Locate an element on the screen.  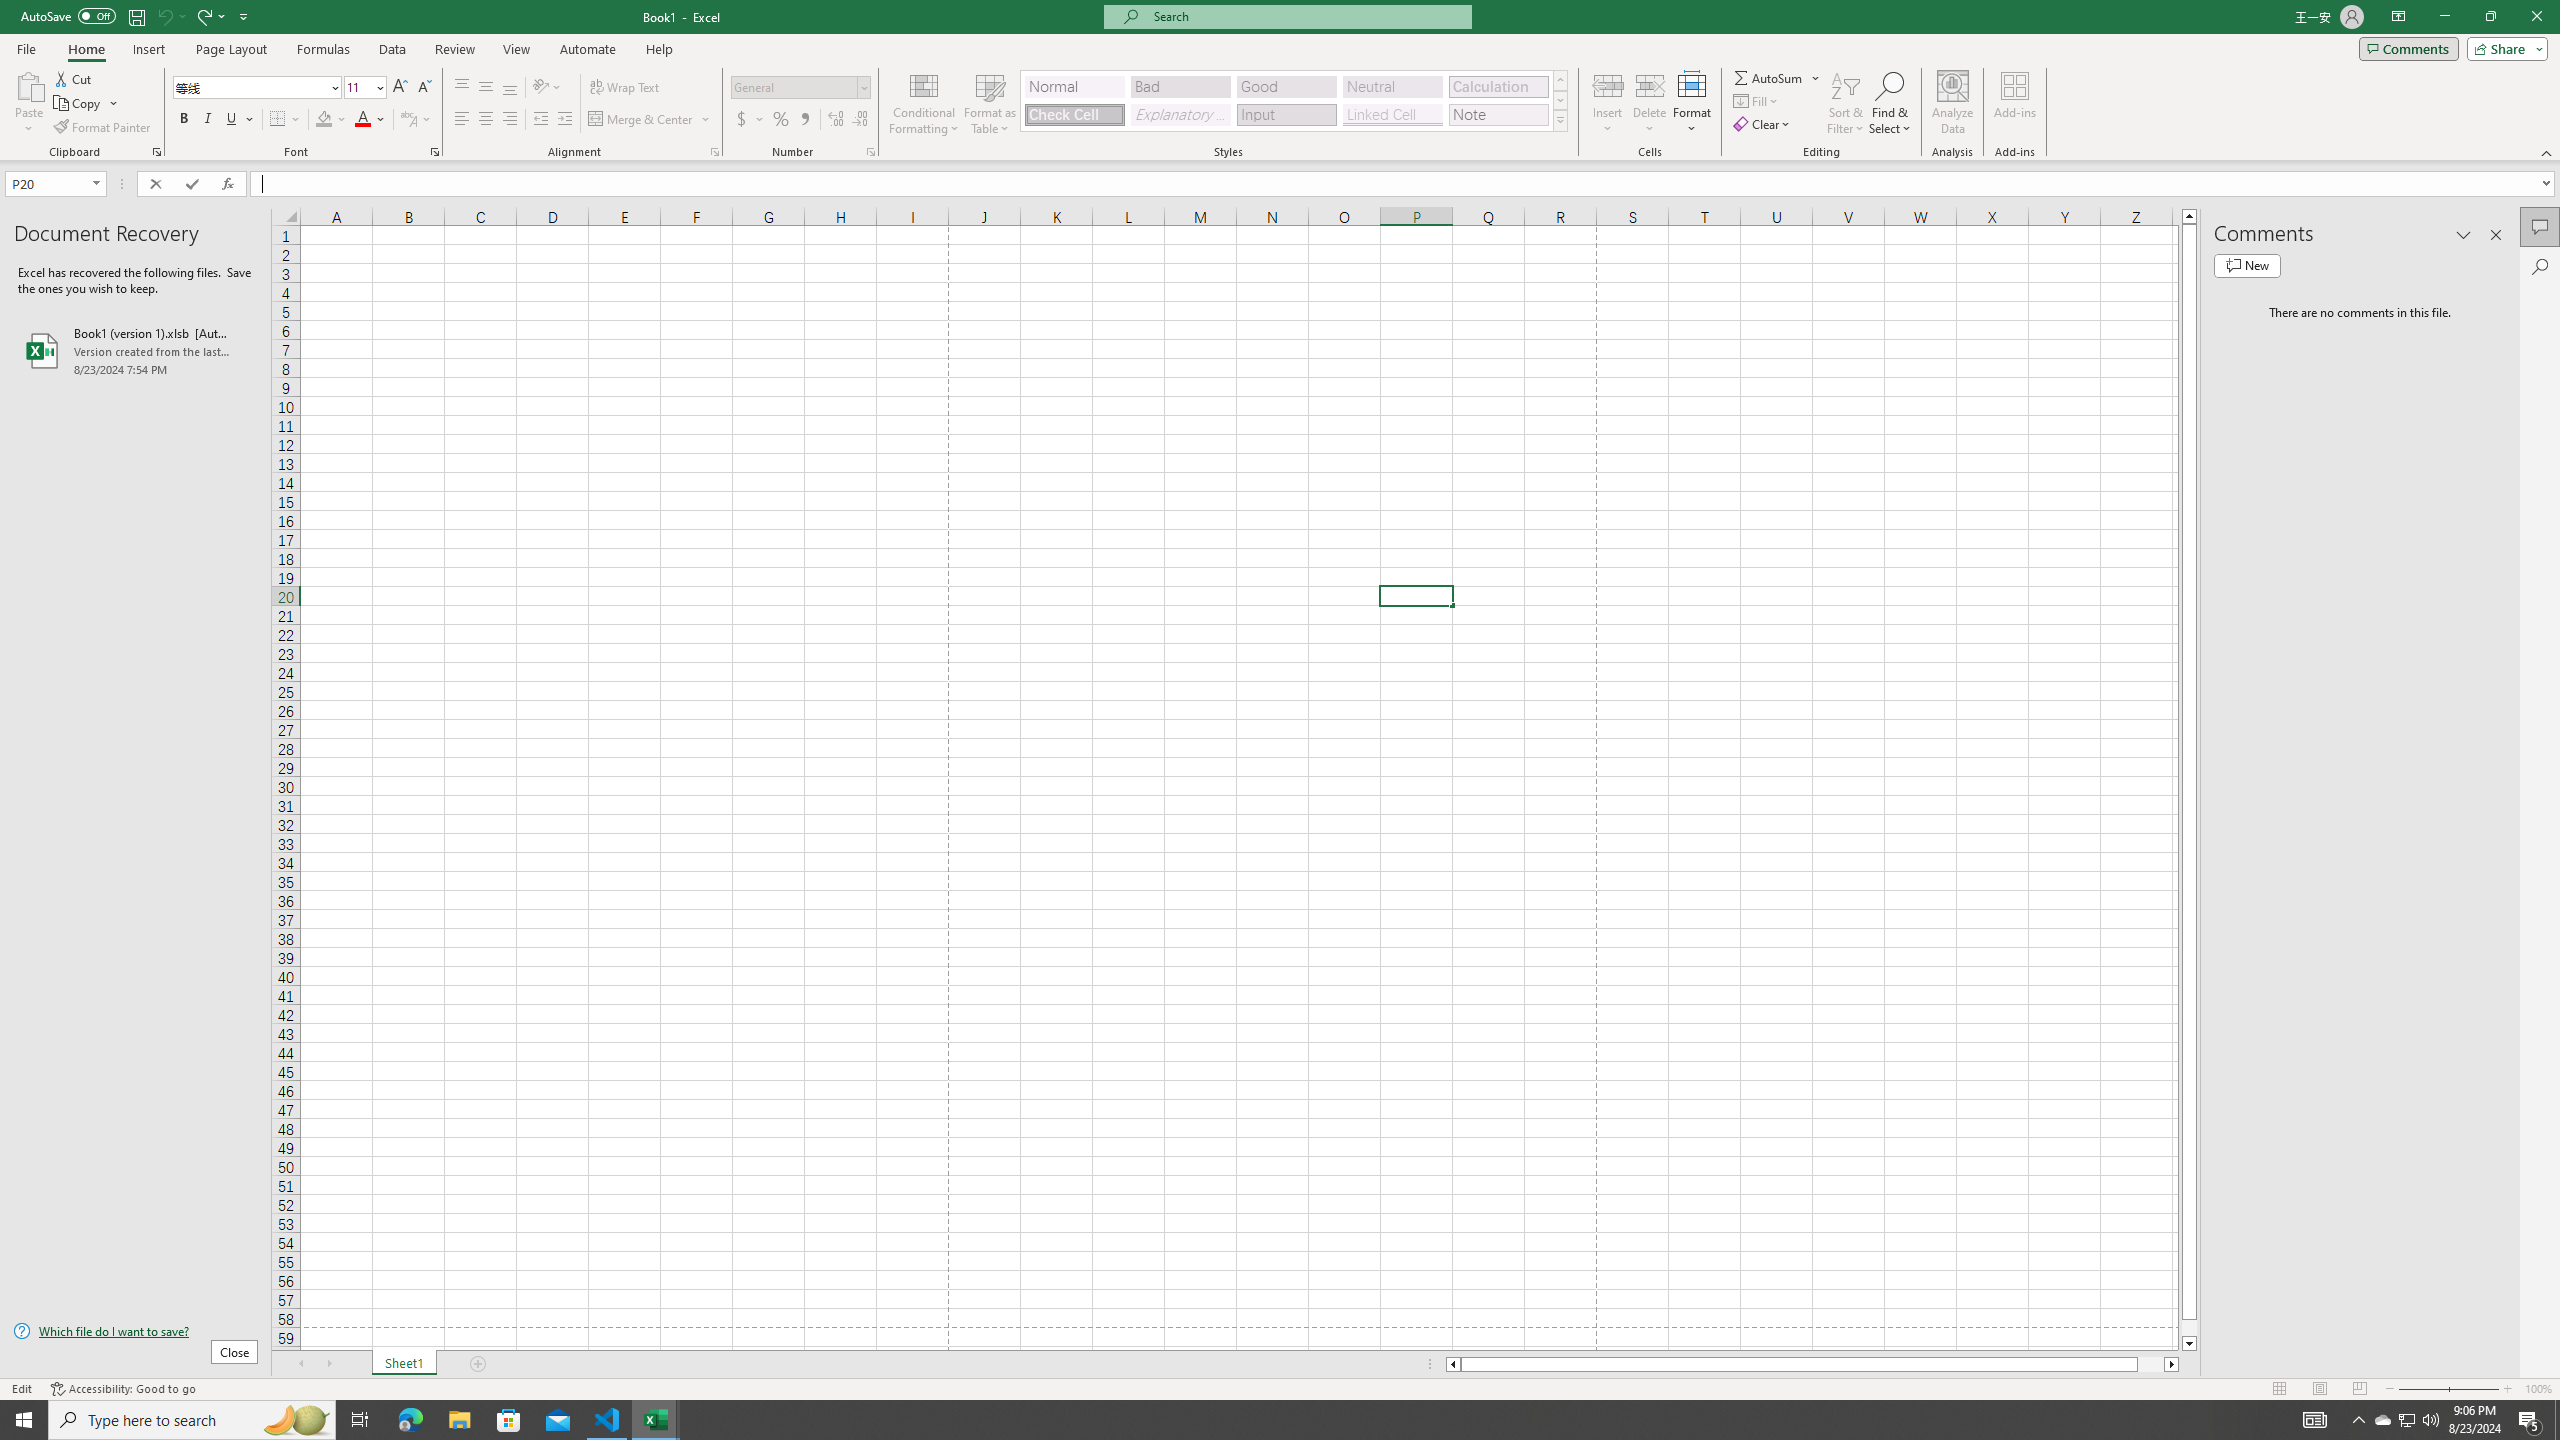
'Format Cell Alignment' is located at coordinates (713, 150).